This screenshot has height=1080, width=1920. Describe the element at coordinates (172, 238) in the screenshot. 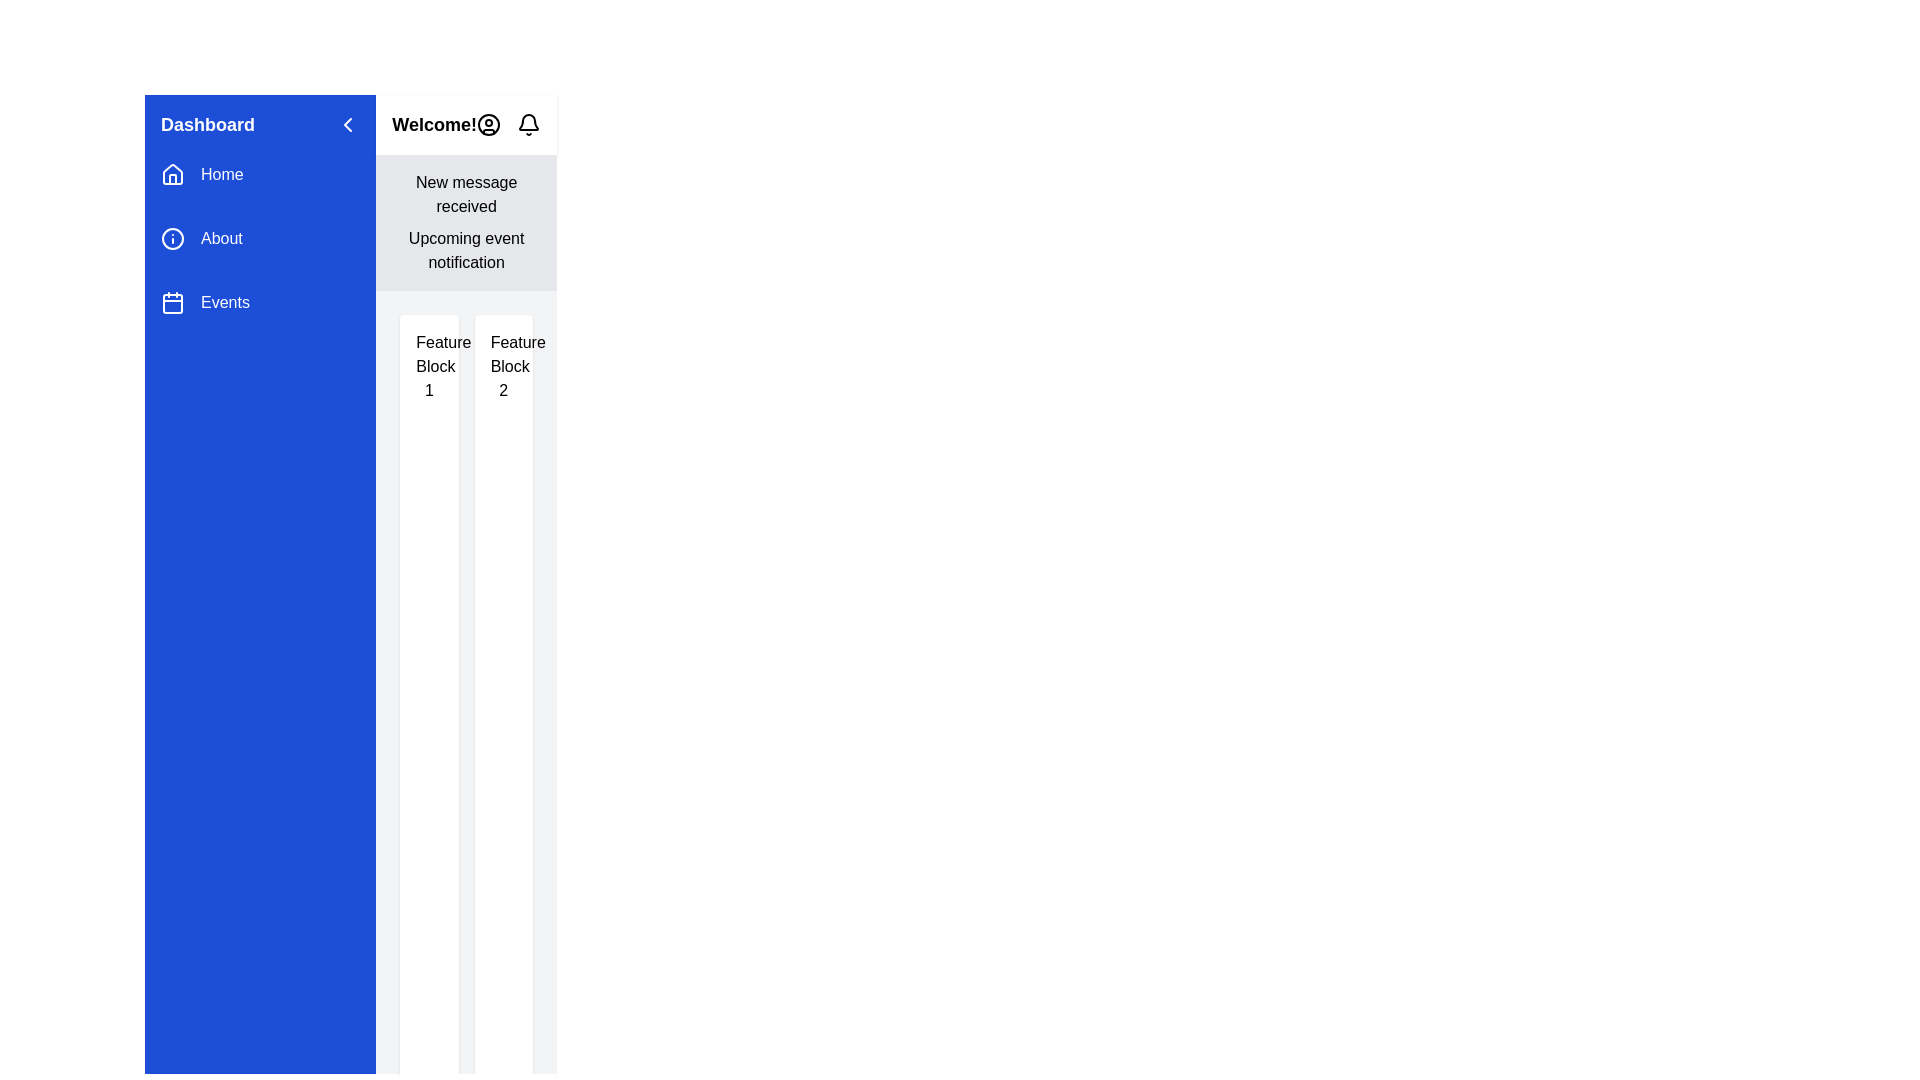

I see `the circular information icon with a blue fill and white stroke outline, located in the navigation menu to the left of the 'About' text` at that location.